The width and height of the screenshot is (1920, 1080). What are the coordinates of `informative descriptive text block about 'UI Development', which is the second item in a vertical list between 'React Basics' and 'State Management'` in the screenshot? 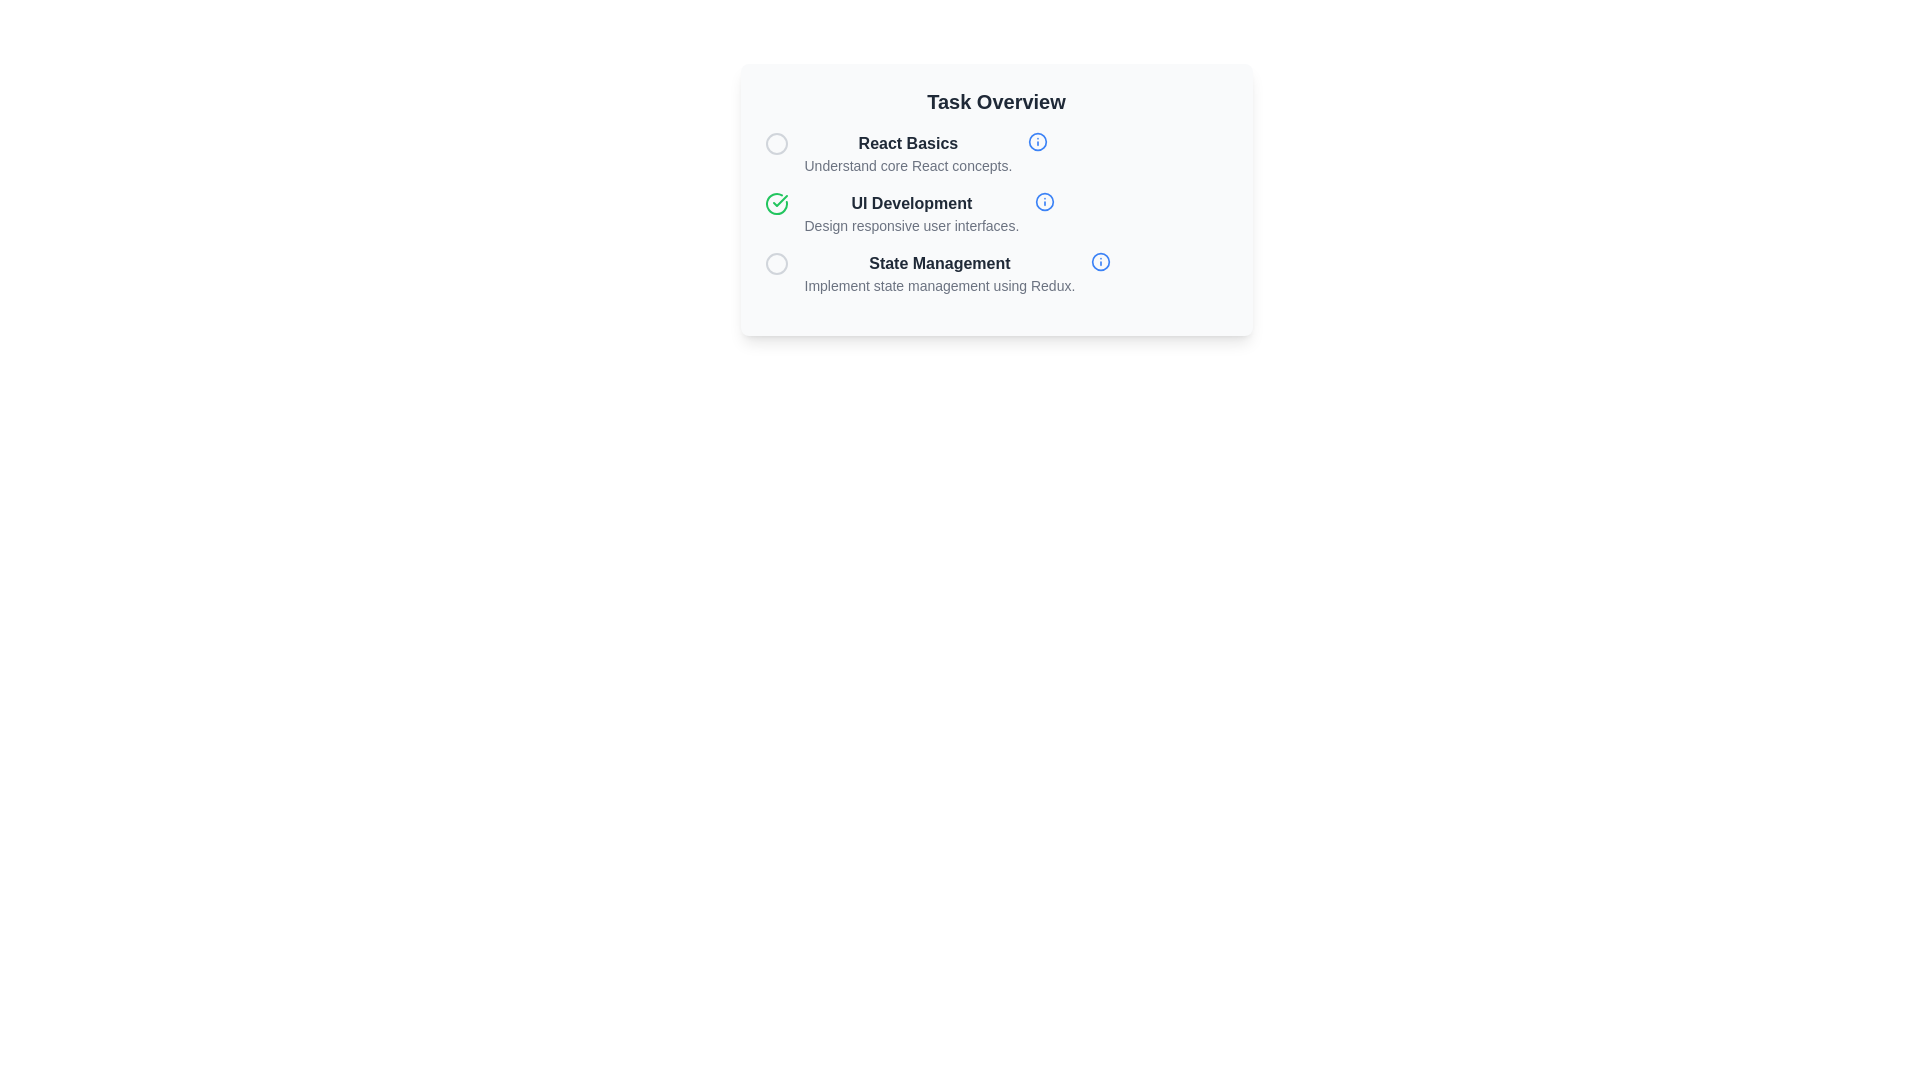 It's located at (996, 213).